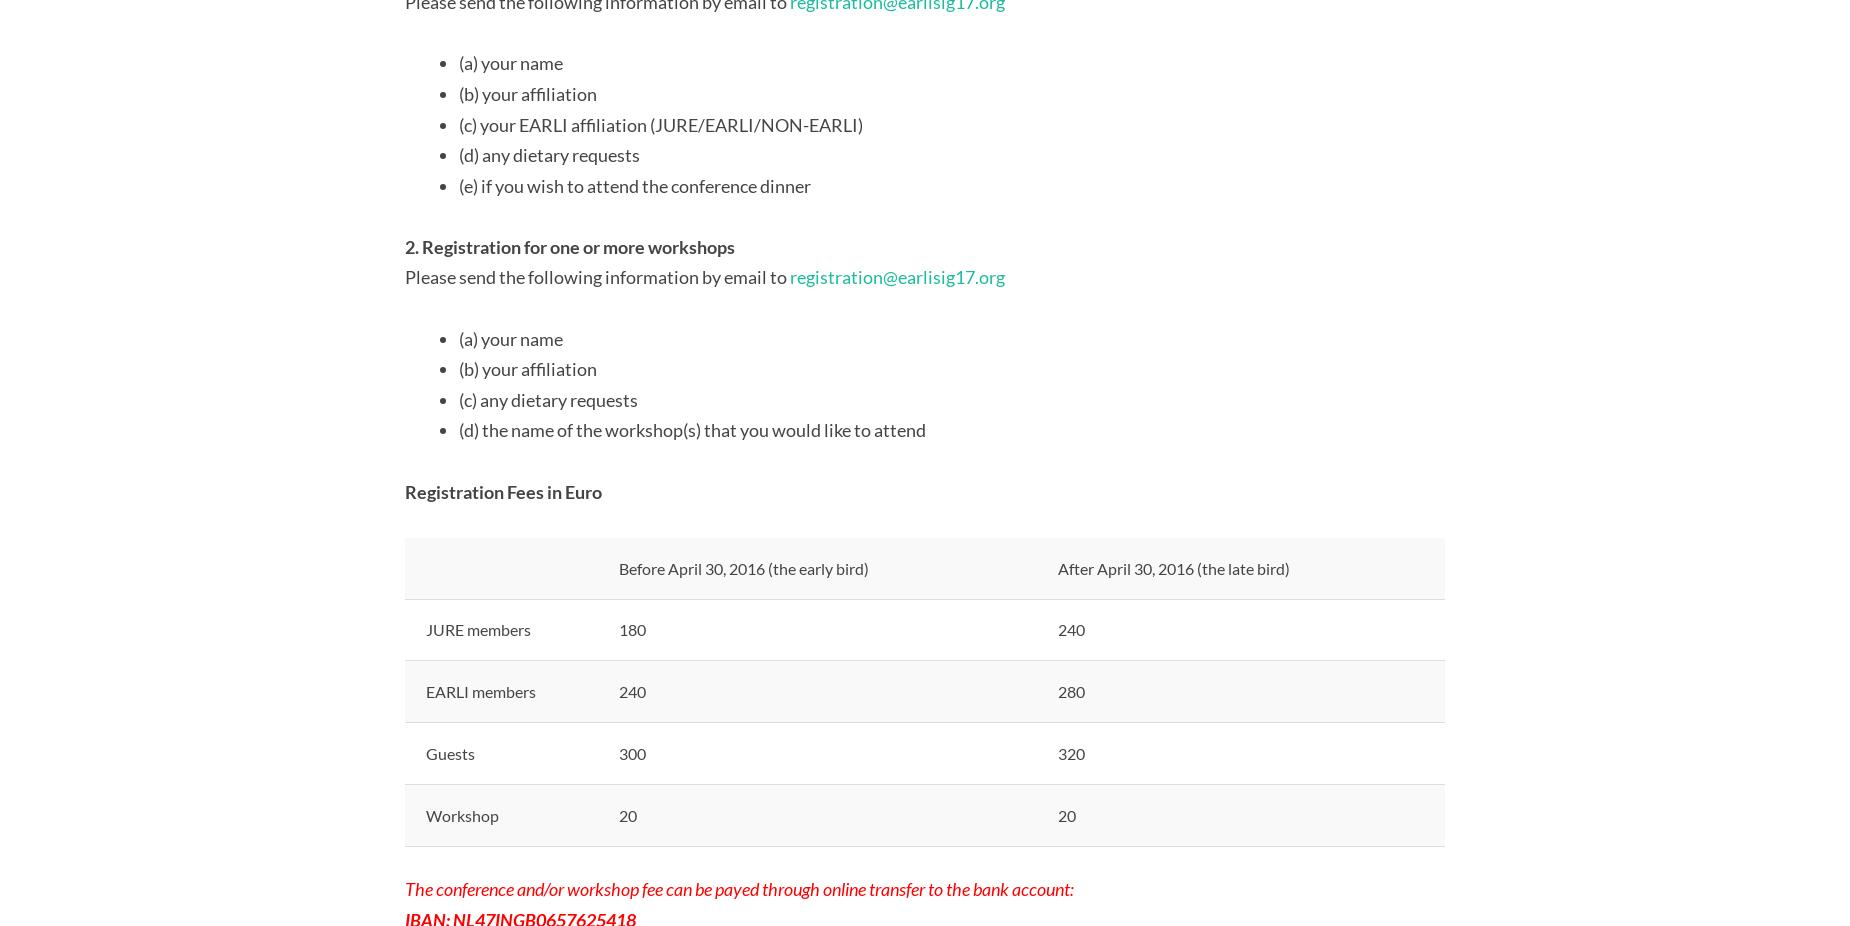 The height and width of the screenshot is (926, 1850). Describe the element at coordinates (634, 184) in the screenshot. I see `'(e) if you wish to attend the conference dinner'` at that location.